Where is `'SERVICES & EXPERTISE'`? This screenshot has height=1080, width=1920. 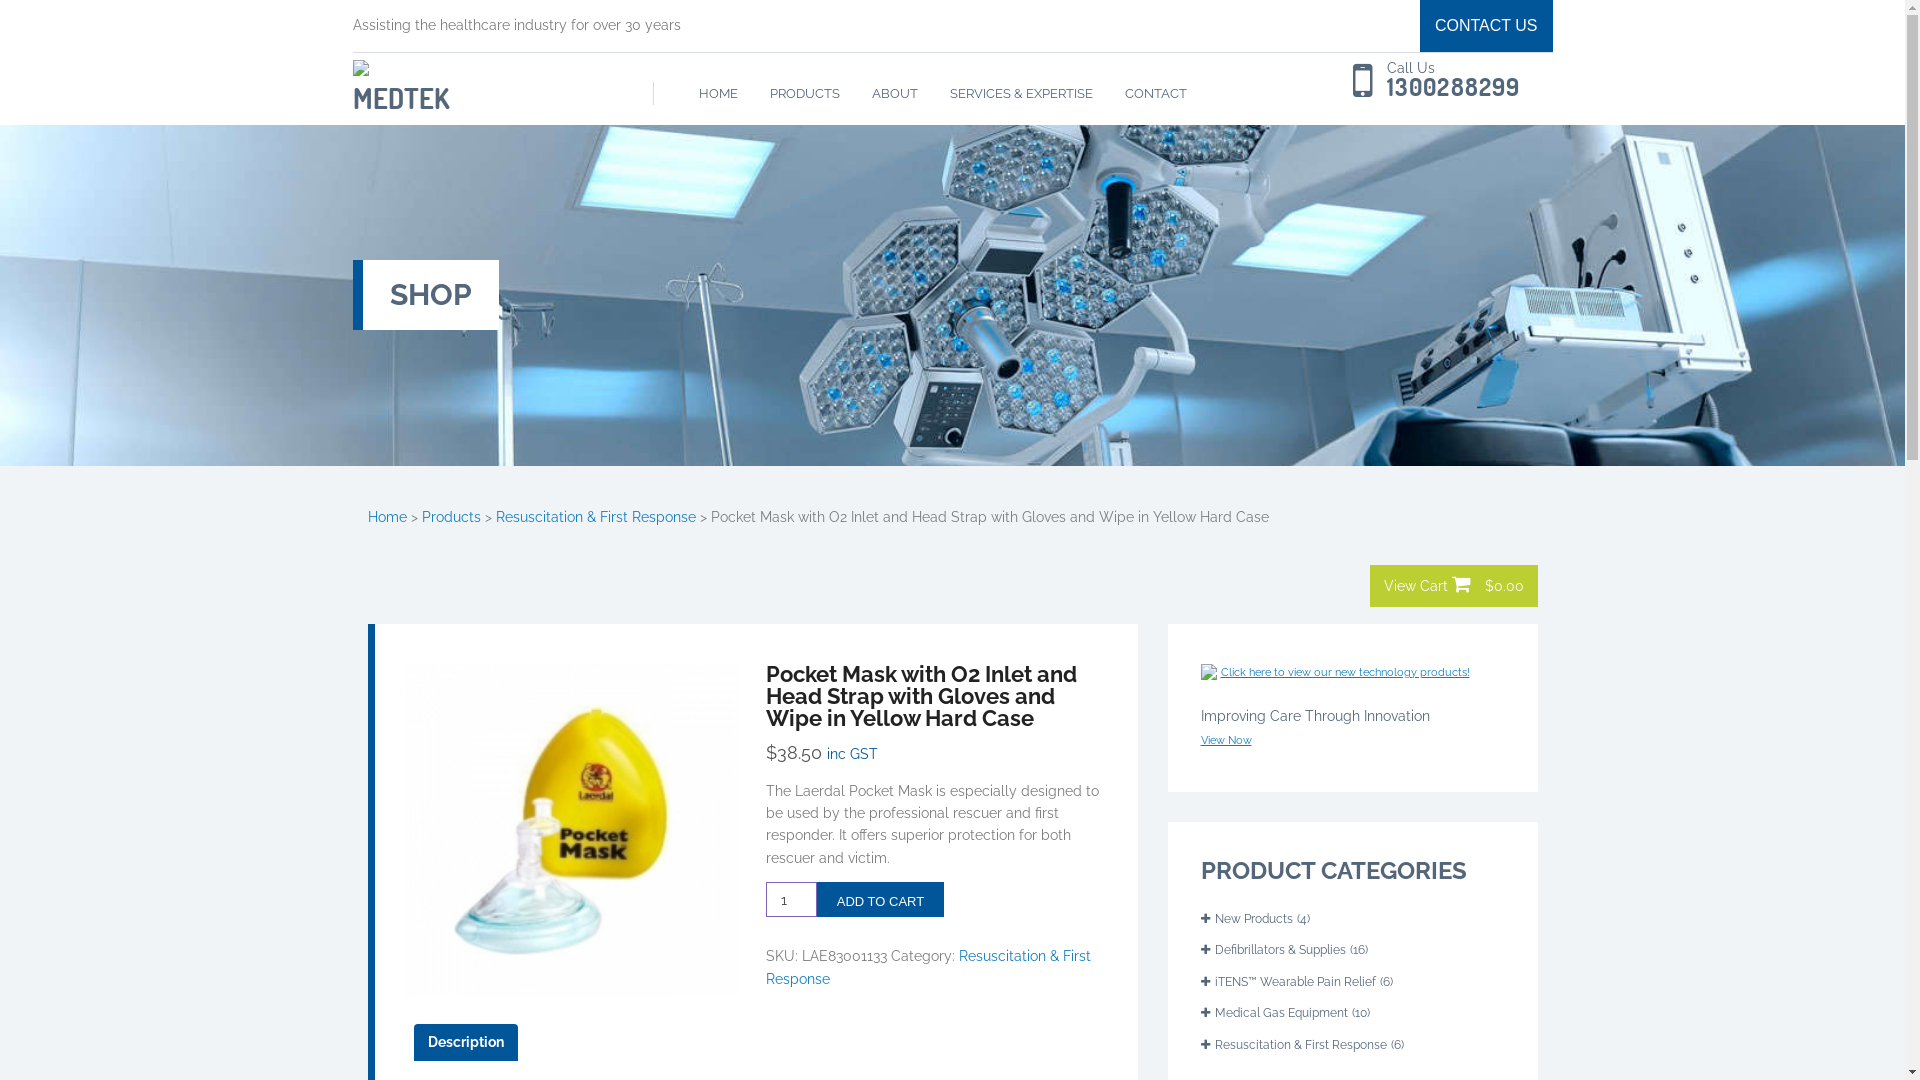
'SERVICES & EXPERTISE' is located at coordinates (1021, 93).